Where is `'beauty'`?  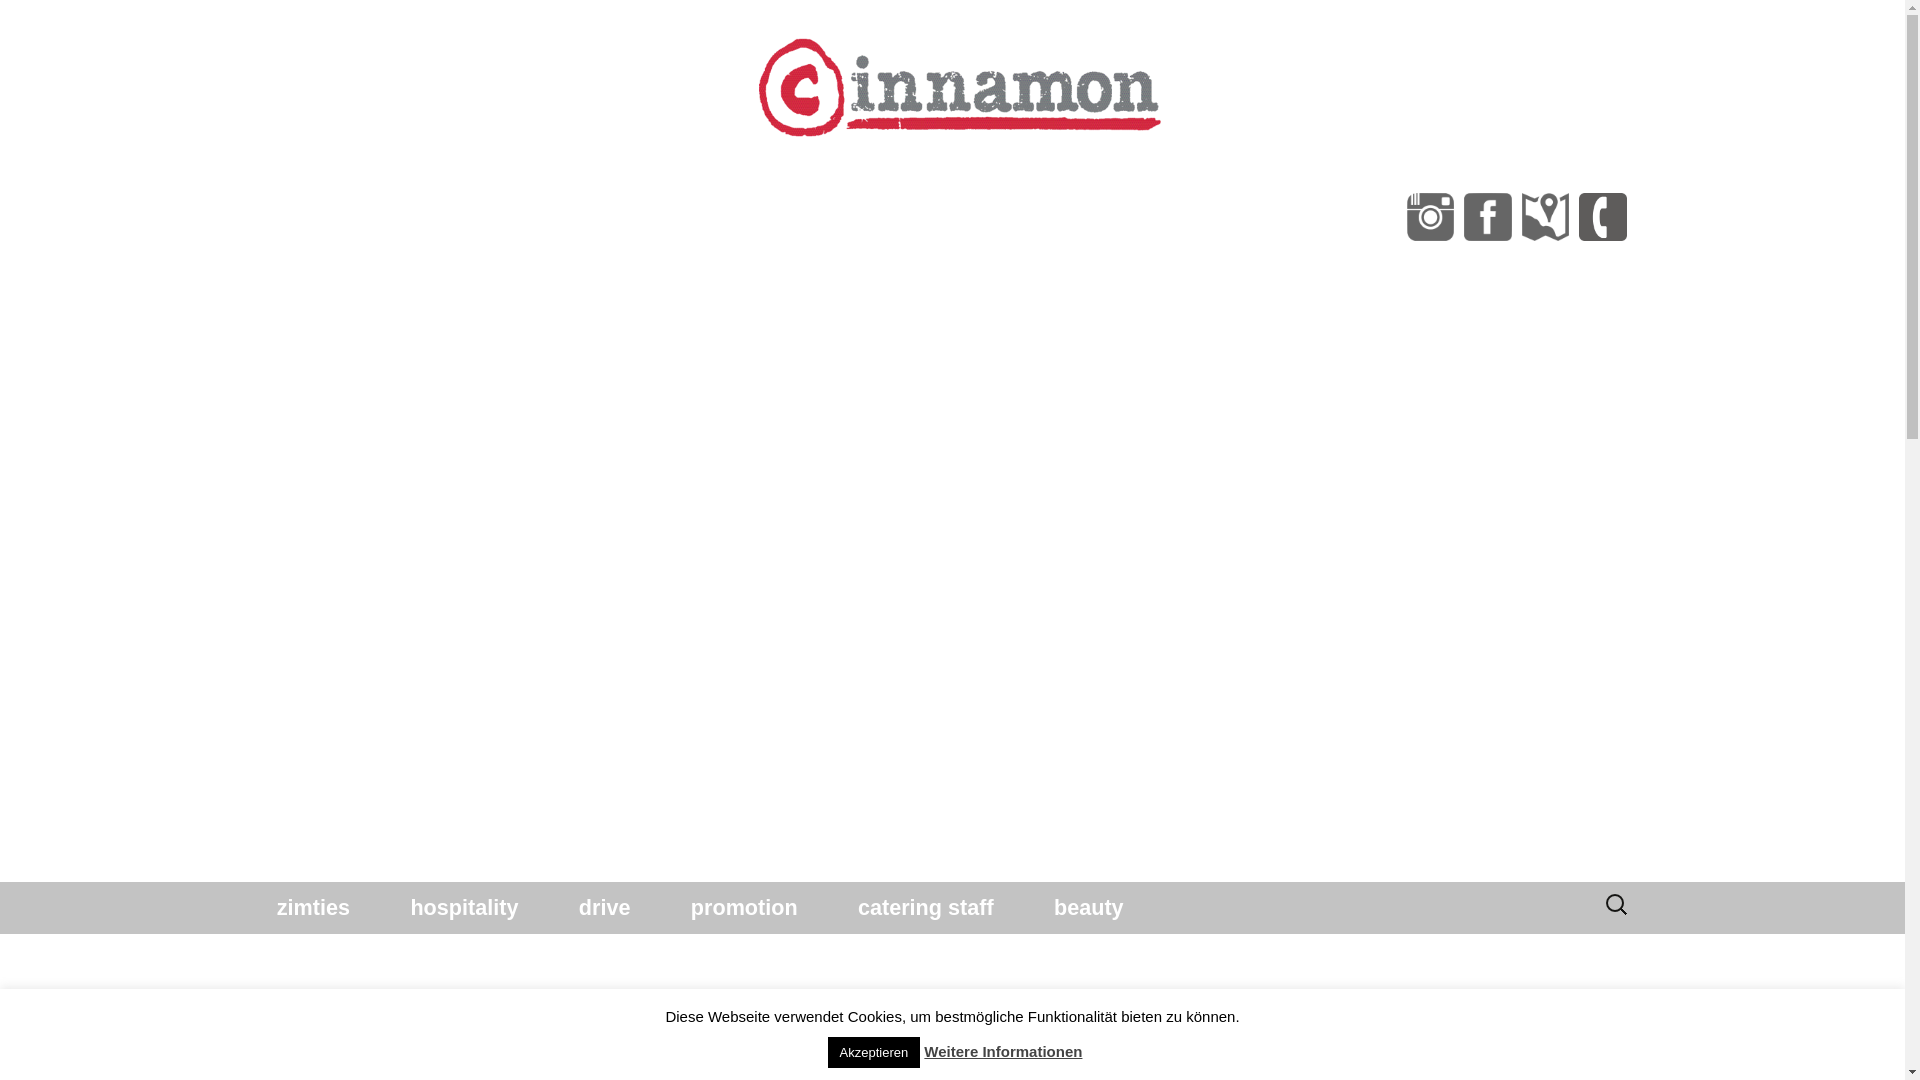
'beauty' is located at coordinates (1027, 907).